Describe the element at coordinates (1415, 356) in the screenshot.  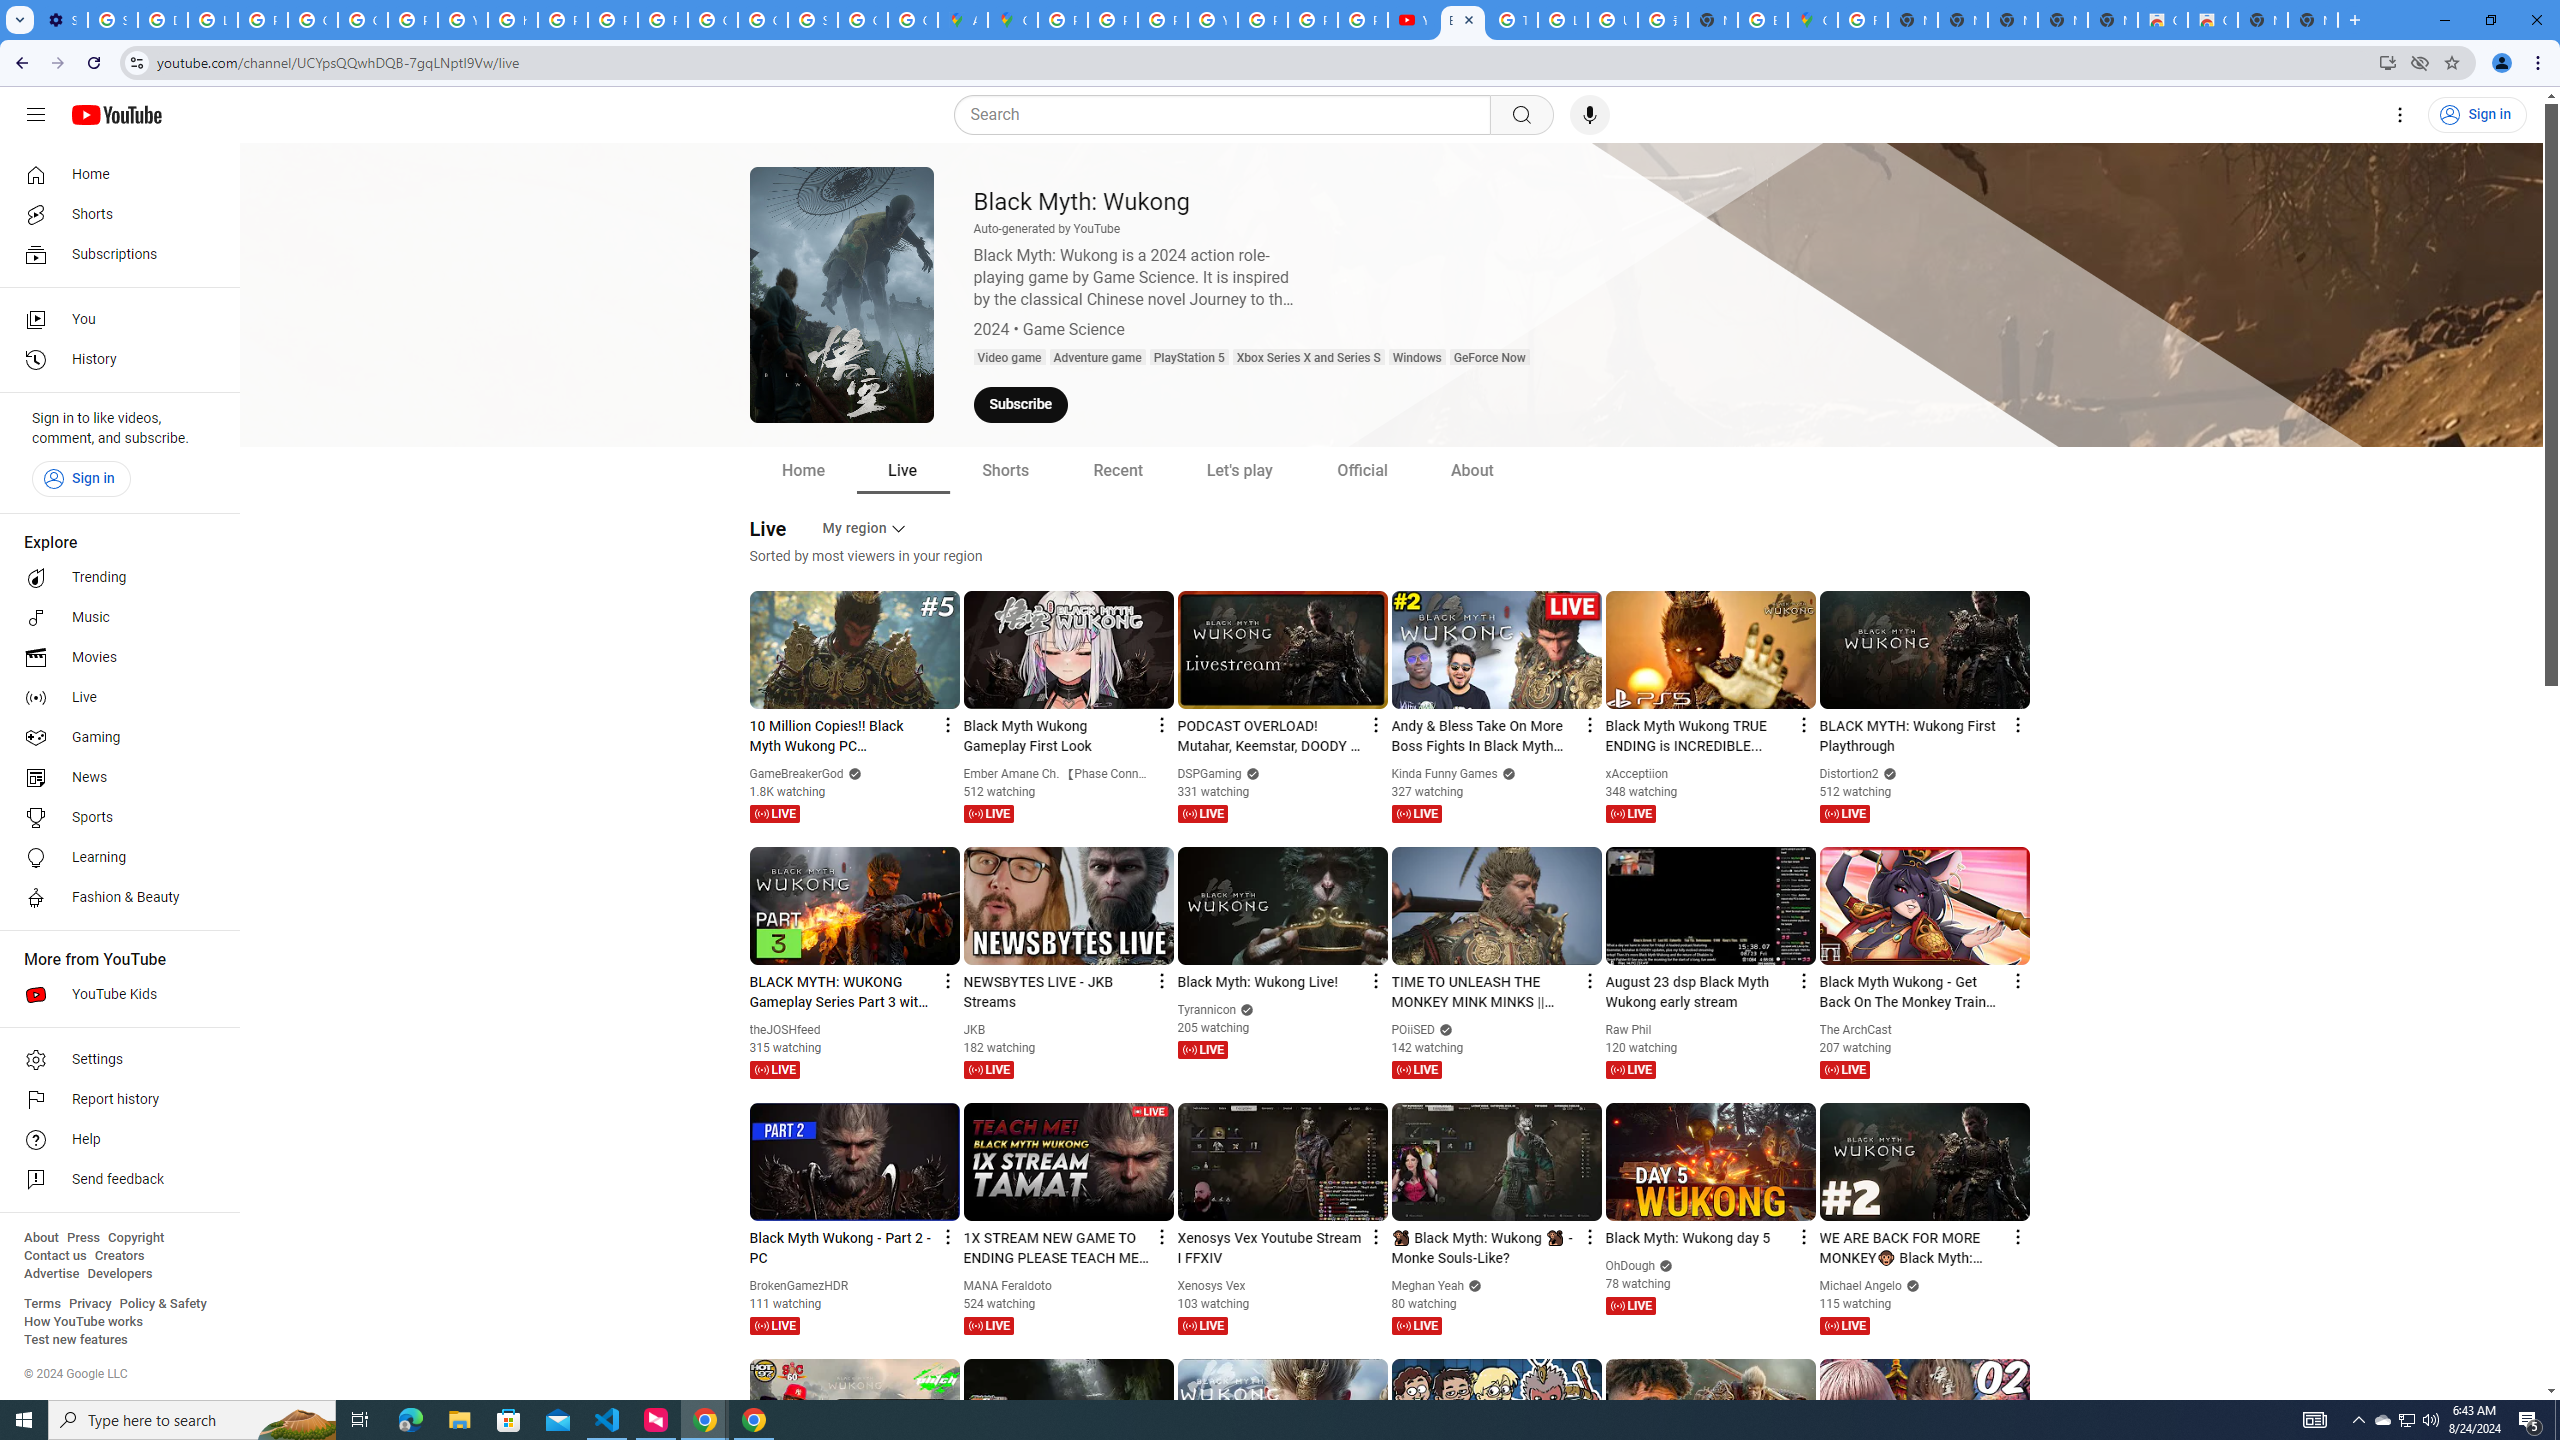
I see `'Windows'` at that location.